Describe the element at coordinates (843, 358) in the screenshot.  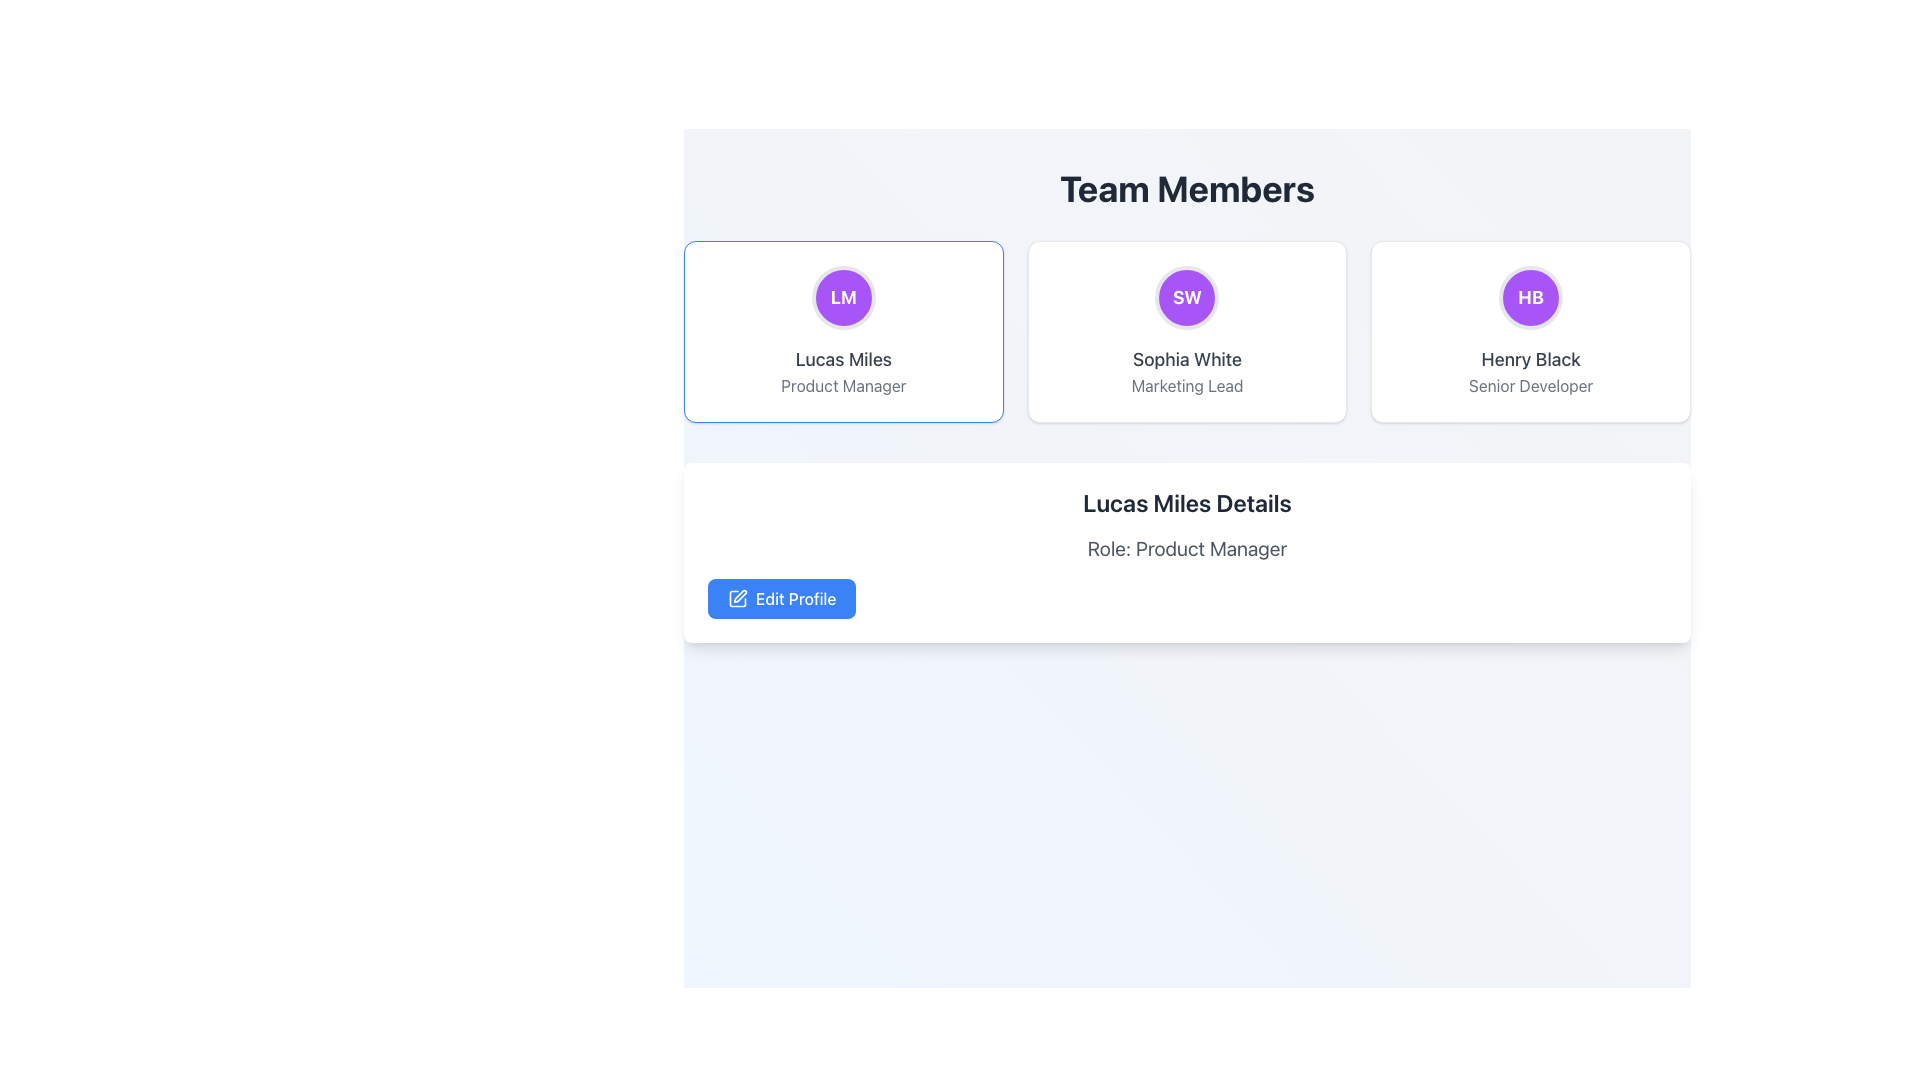
I see `on the text display showing the name 'Lucas Miles'` at that location.